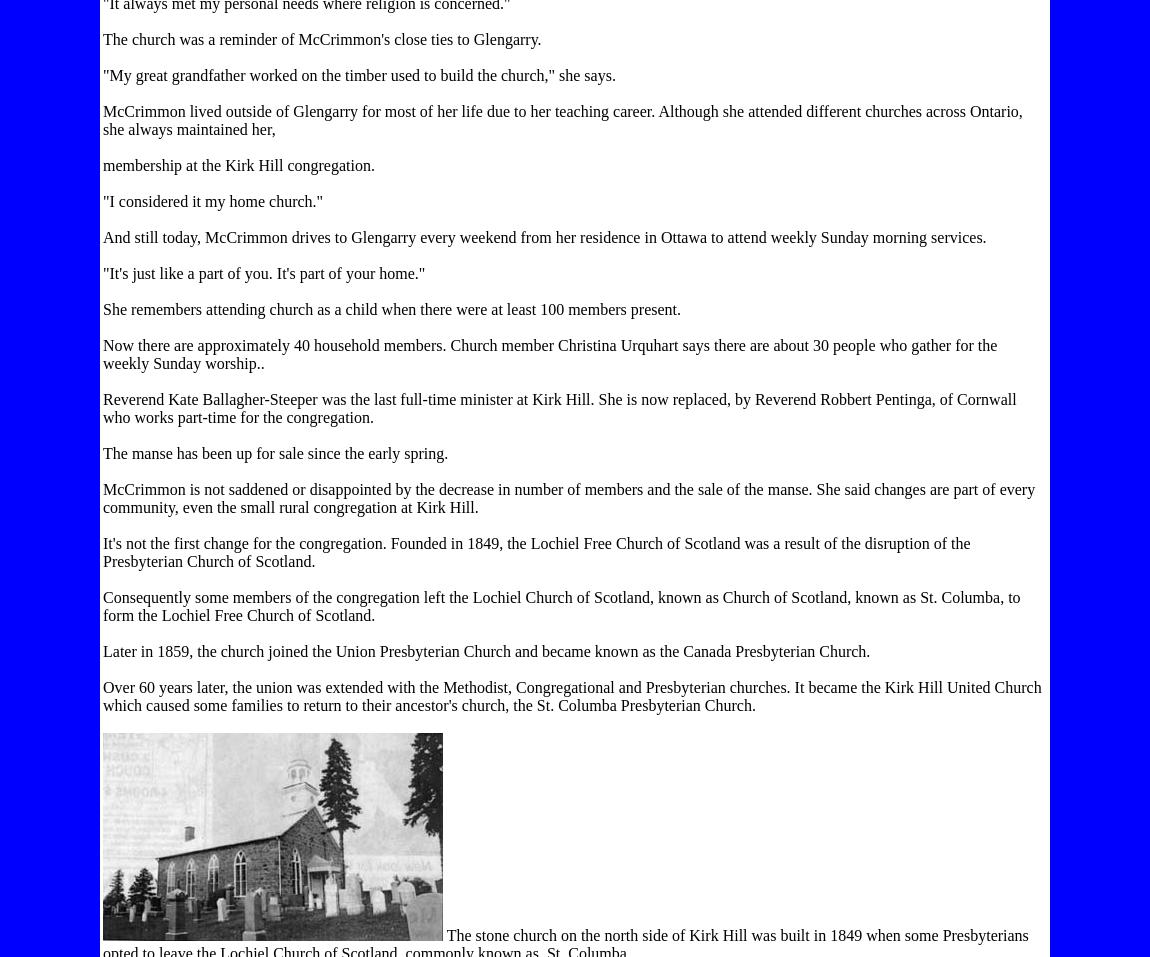 The width and height of the screenshot is (1150, 957). What do you see at coordinates (559, 407) in the screenshot?
I see `'Reverend Kate Ballagher-Steeper  was the last full-time minister at Kirk Hill. She 
is now replaced, by Reverend Robbert  Pentinga,  of Cornwall who works part-time 
for the congregation.'` at bounding box center [559, 407].